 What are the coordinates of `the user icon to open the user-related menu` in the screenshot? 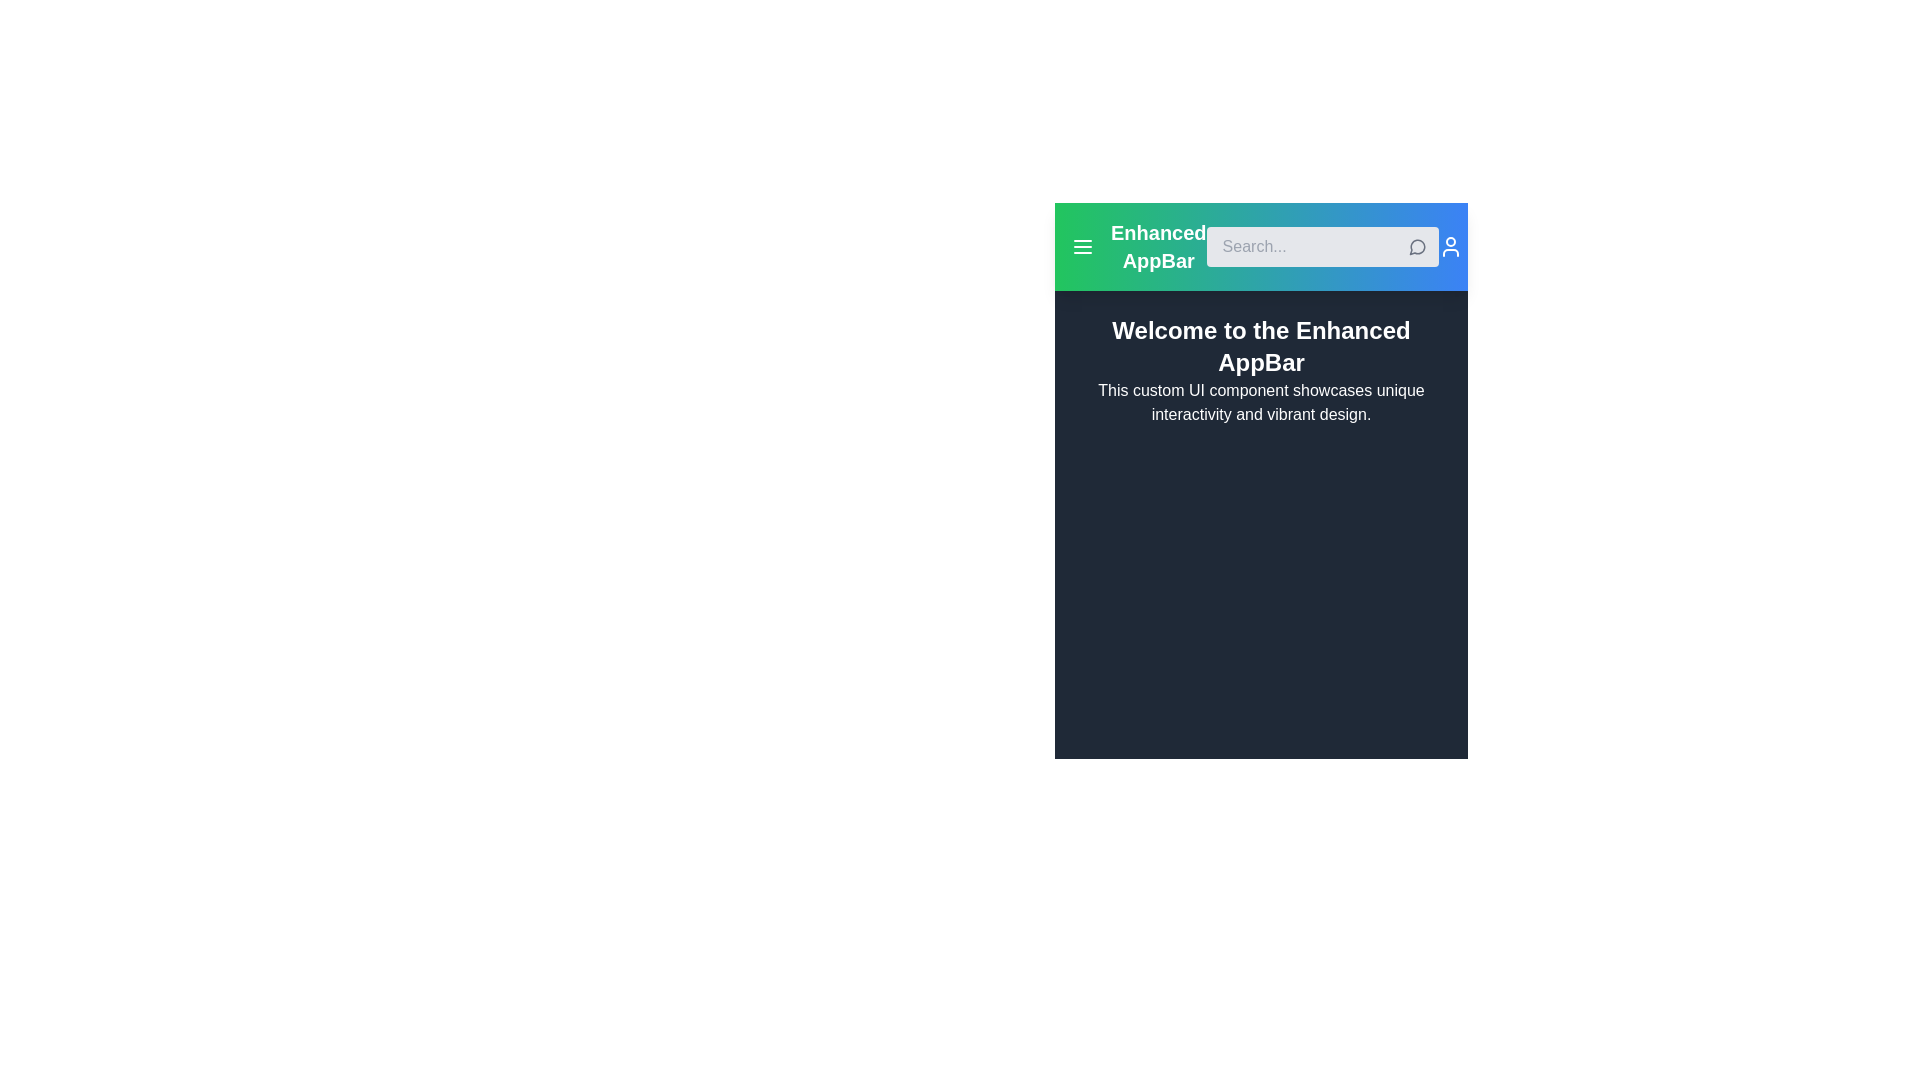 It's located at (1450, 245).